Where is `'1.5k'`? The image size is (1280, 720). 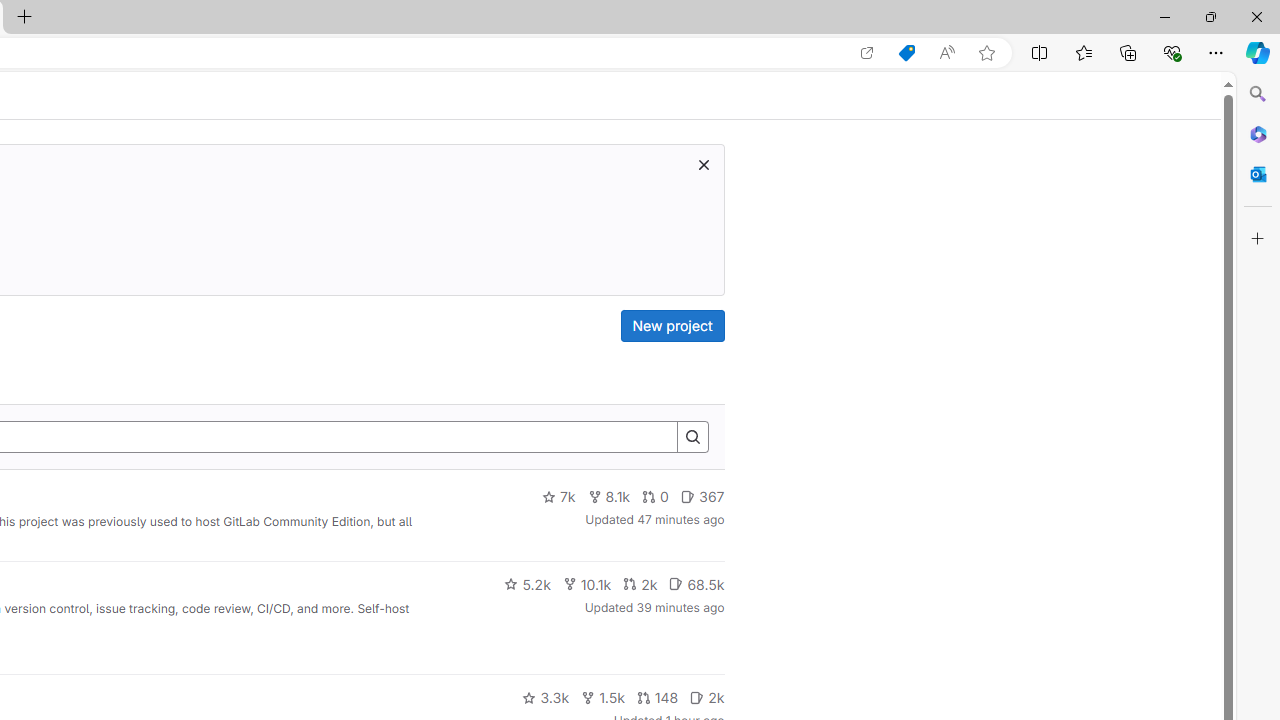 '1.5k' is located at coordinates (601, 697).